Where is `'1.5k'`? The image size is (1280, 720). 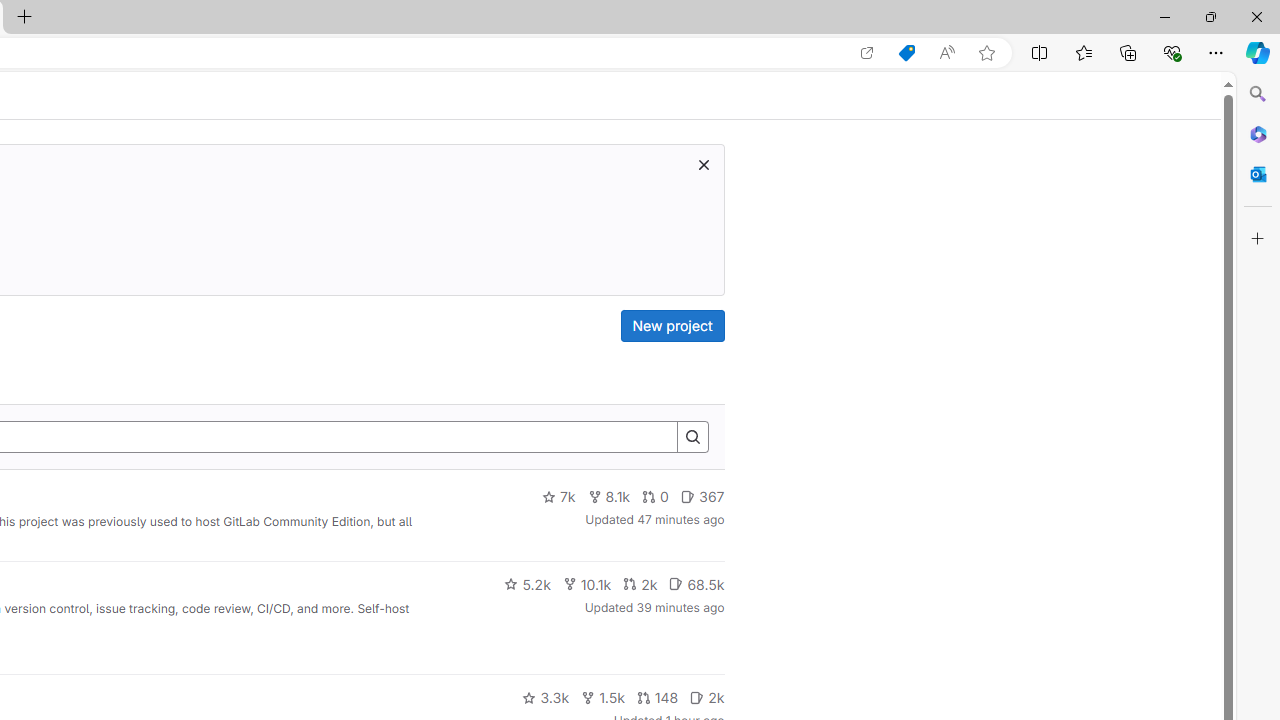 '1.5k' is located at coordinates (601, 697).